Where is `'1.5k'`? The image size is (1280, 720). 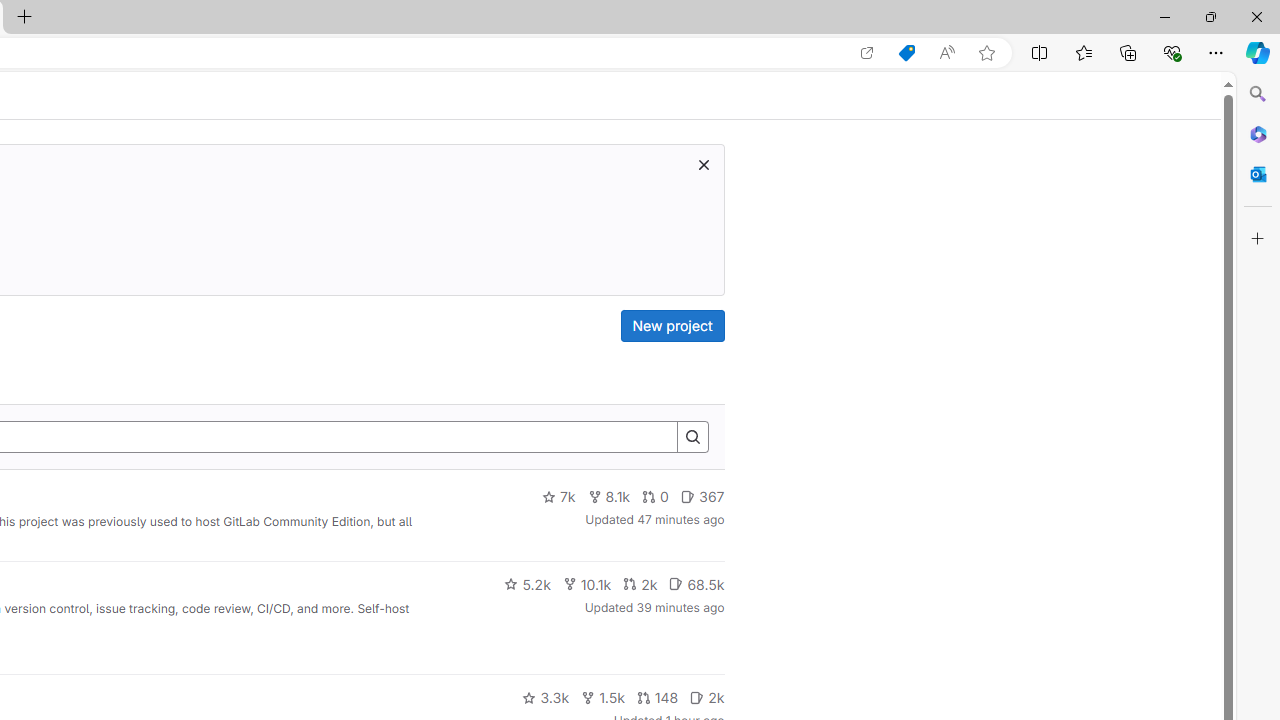 '1.5k' is located at coordinates (601, 697).